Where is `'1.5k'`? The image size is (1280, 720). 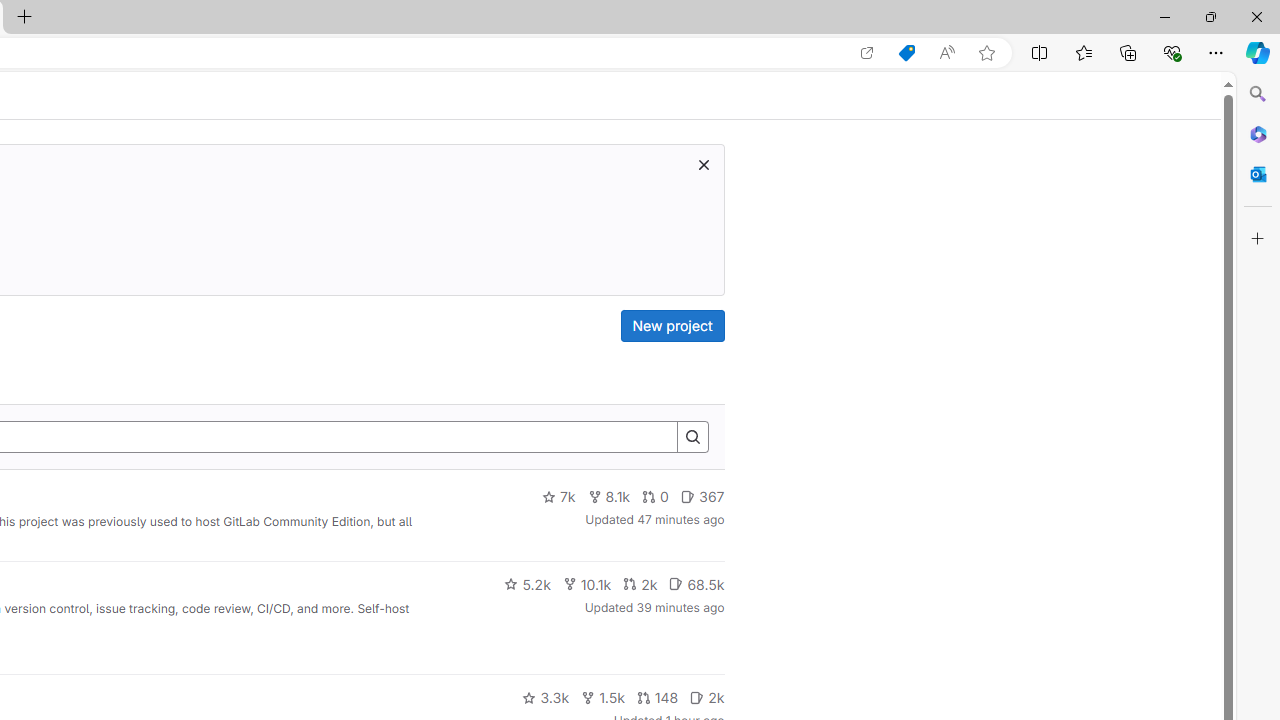 '1.5k' is located at coordinates (601, 697).